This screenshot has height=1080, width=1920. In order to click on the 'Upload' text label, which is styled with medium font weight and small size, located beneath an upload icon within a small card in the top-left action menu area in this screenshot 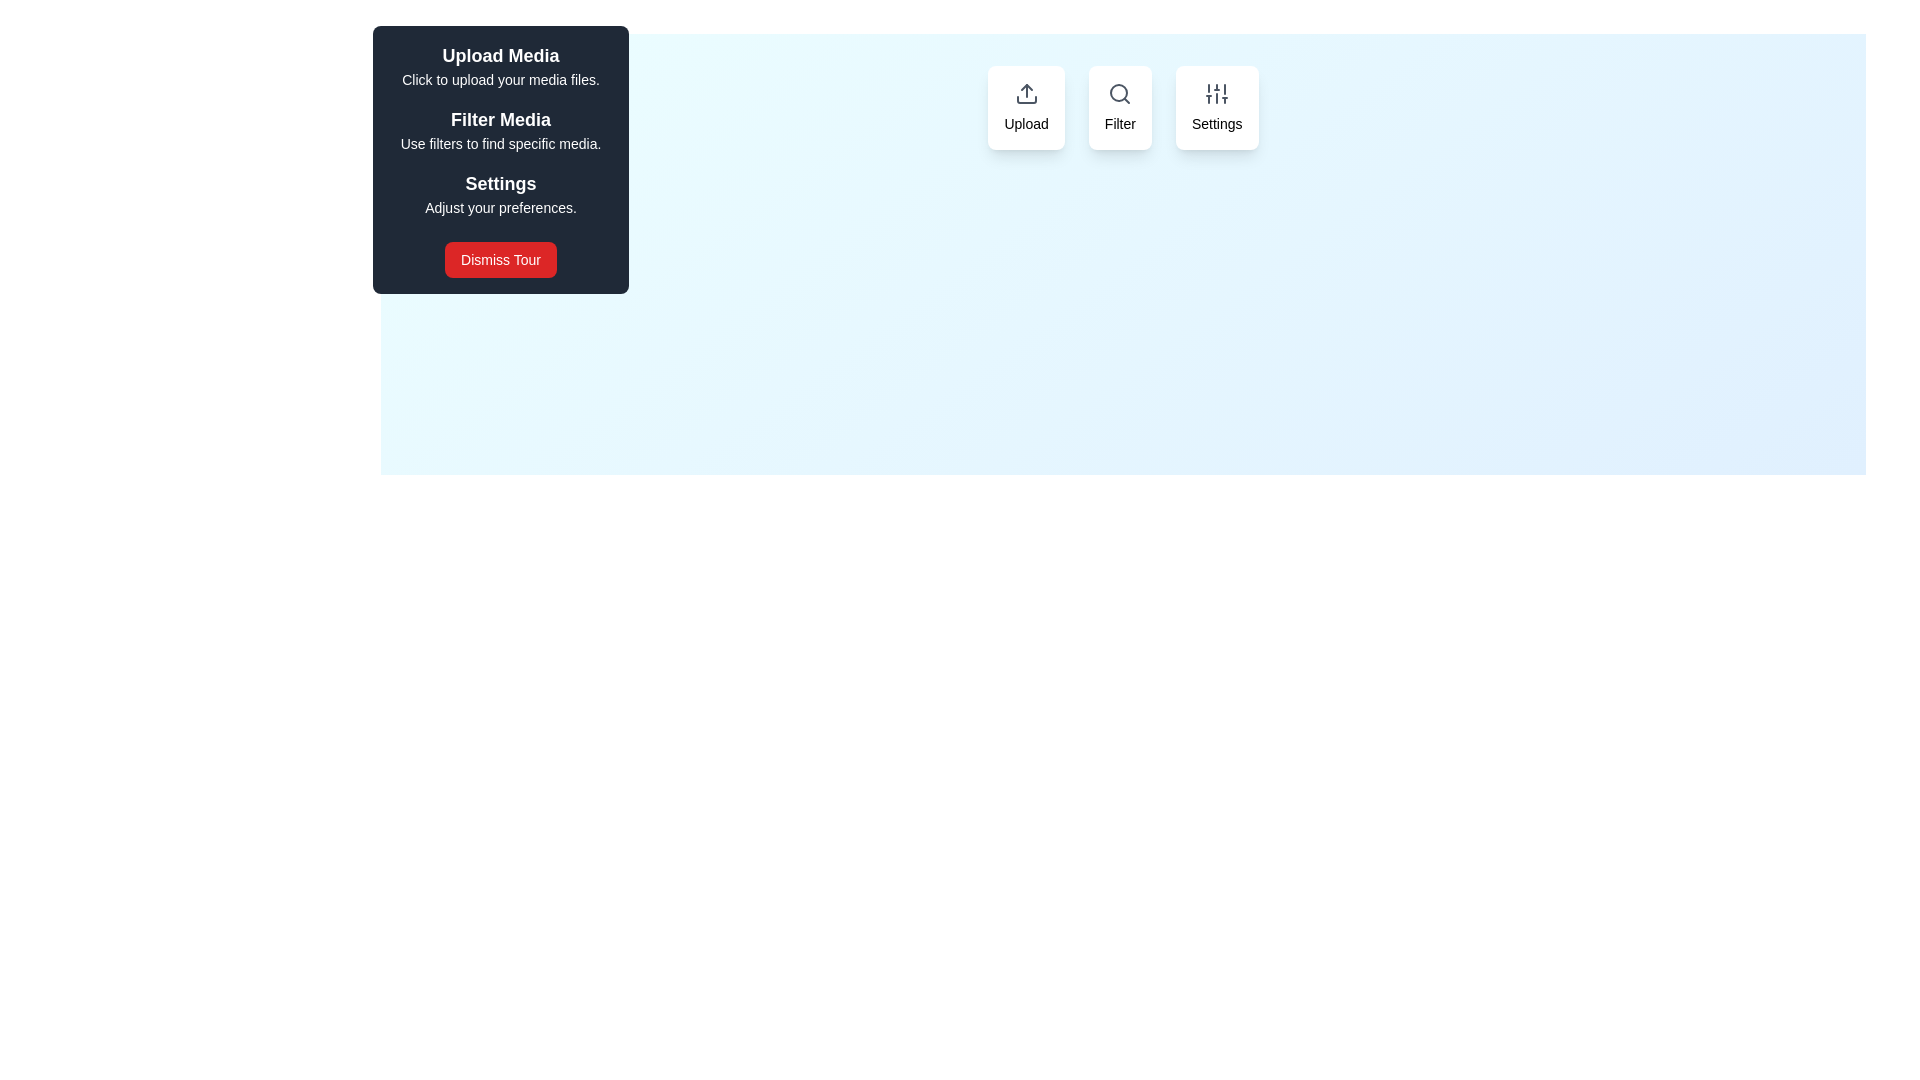, I will do `click(1026, 123)`.